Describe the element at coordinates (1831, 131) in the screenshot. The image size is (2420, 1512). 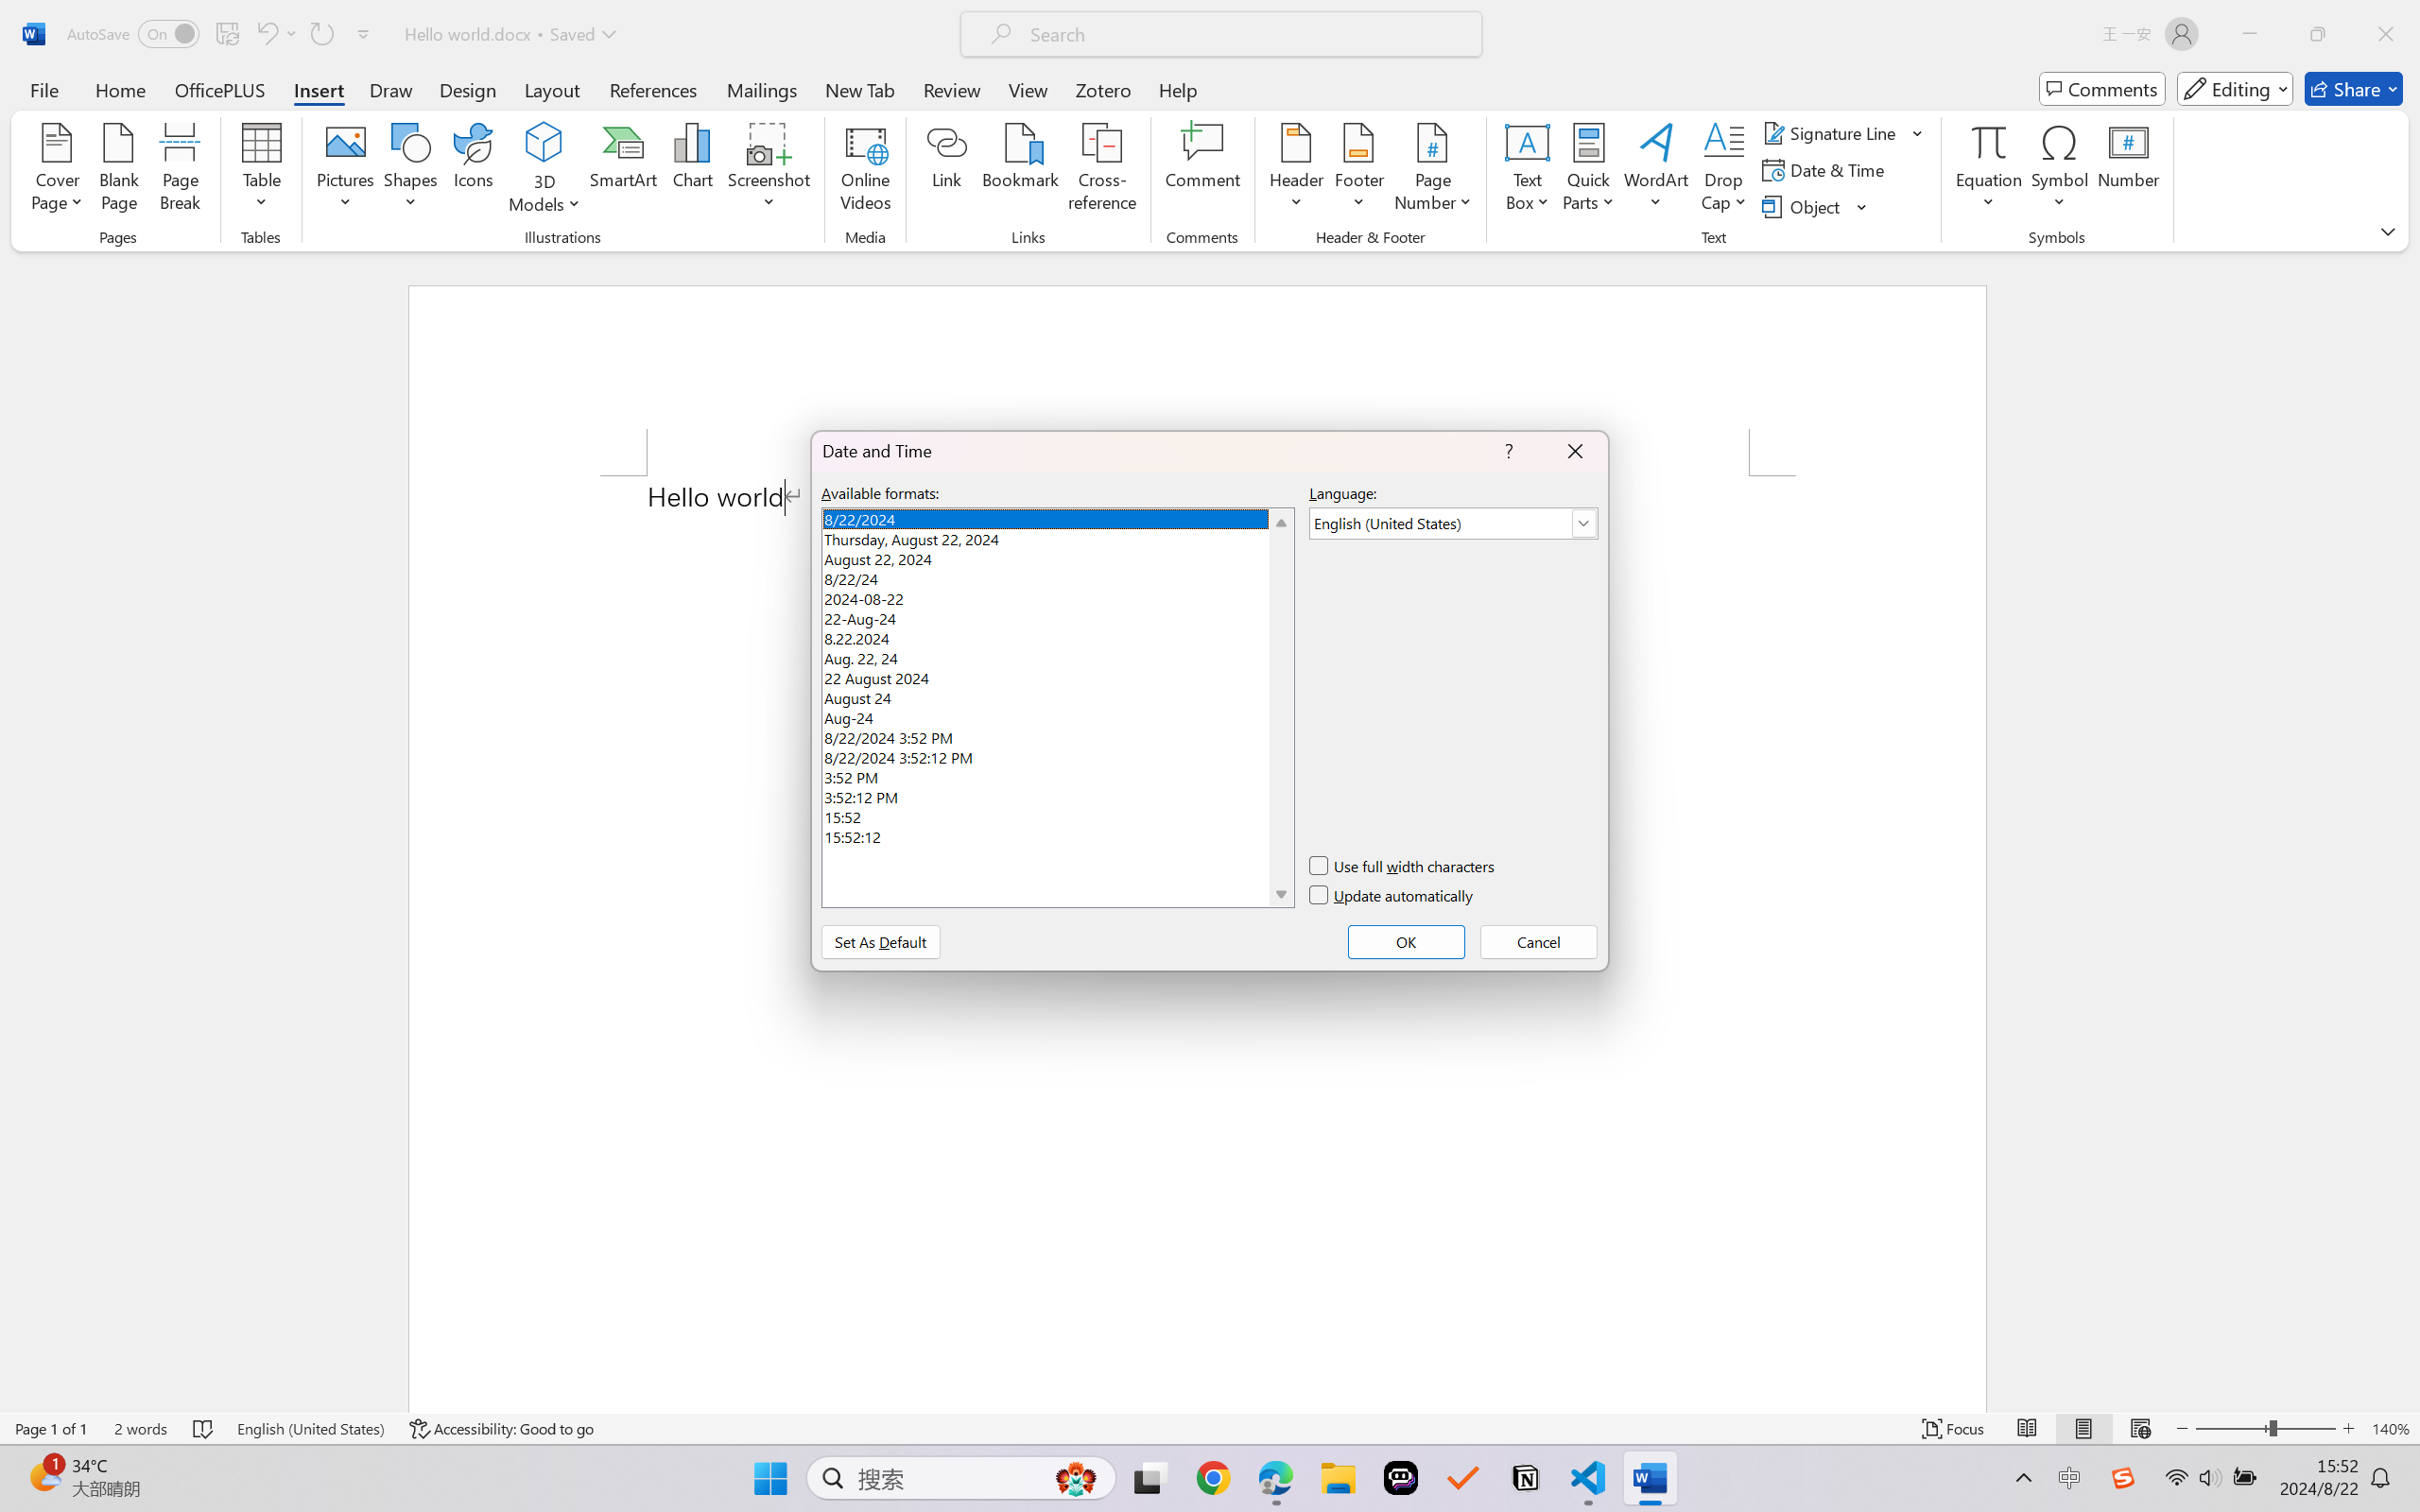
I see `'Signature Line'` at that location.